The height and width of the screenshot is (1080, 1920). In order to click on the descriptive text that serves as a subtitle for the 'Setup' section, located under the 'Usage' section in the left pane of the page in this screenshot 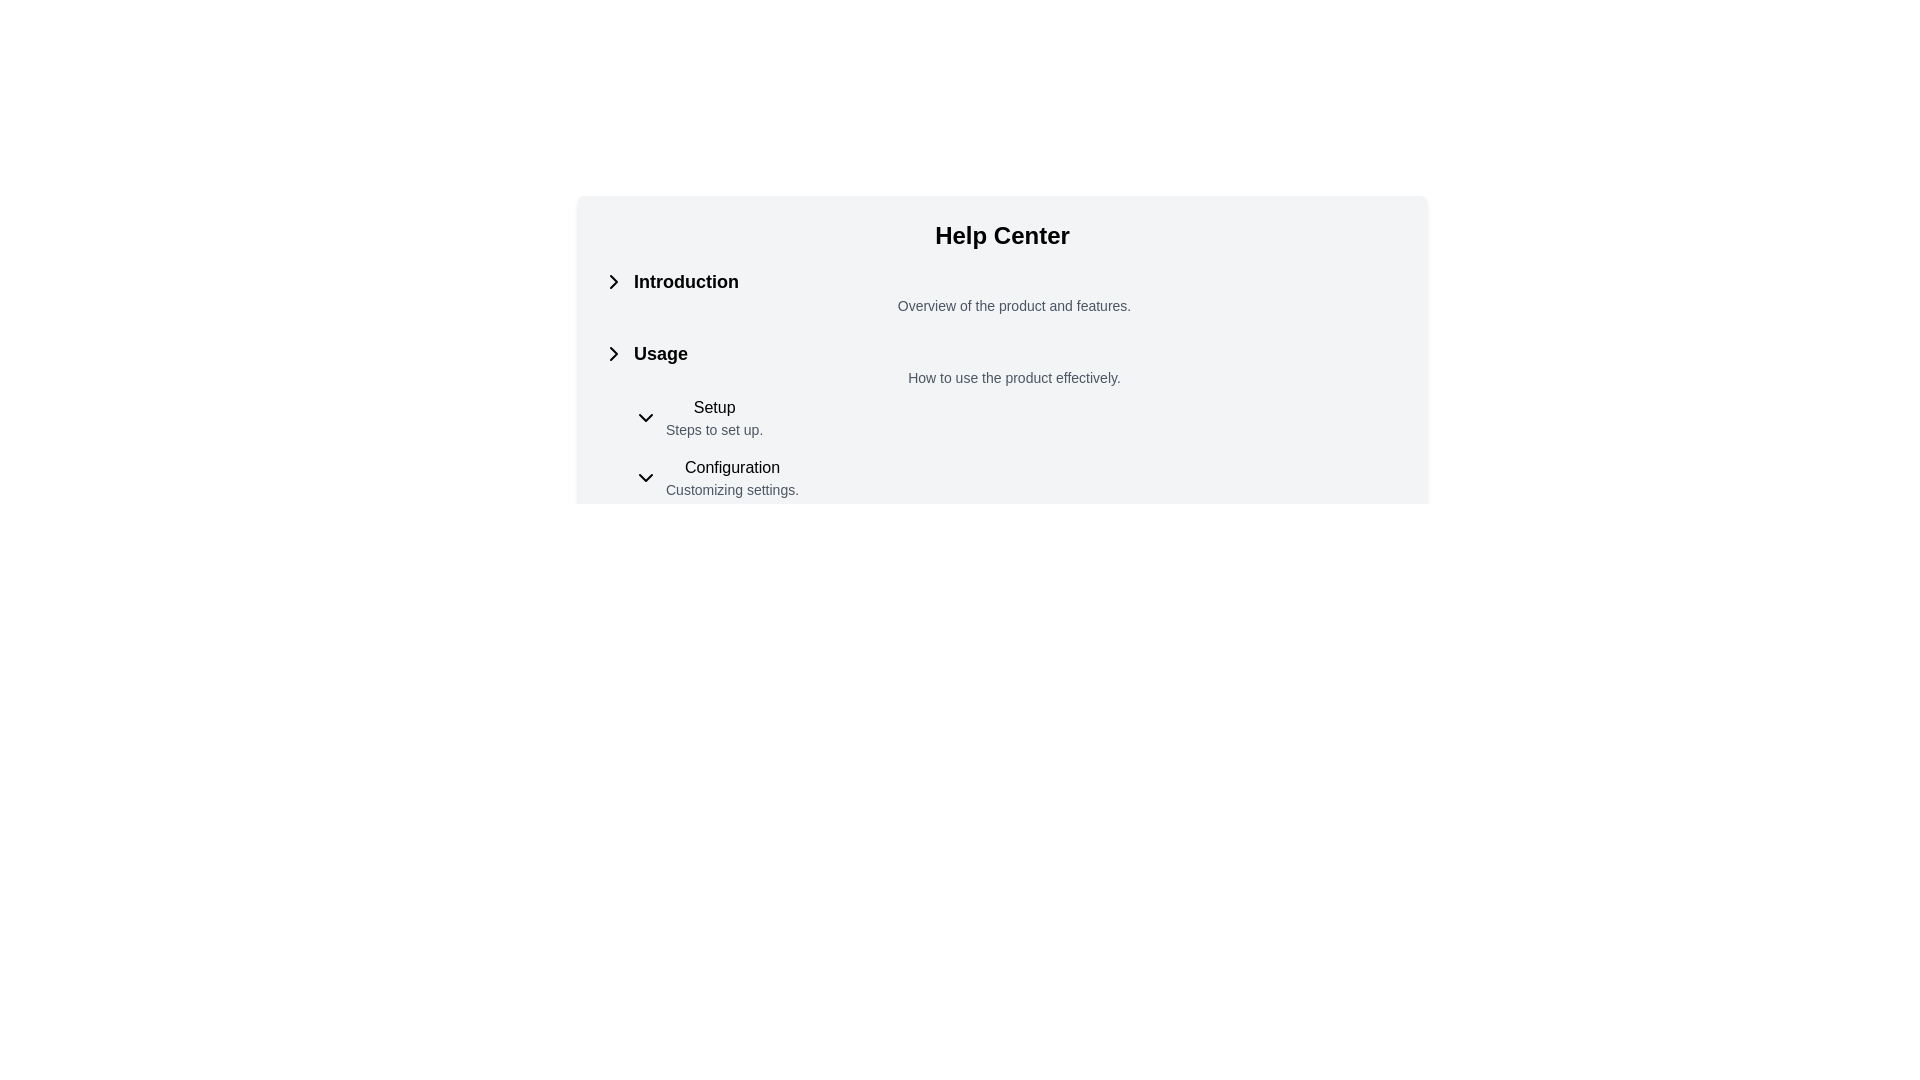, I will do `click(714, 428)`.